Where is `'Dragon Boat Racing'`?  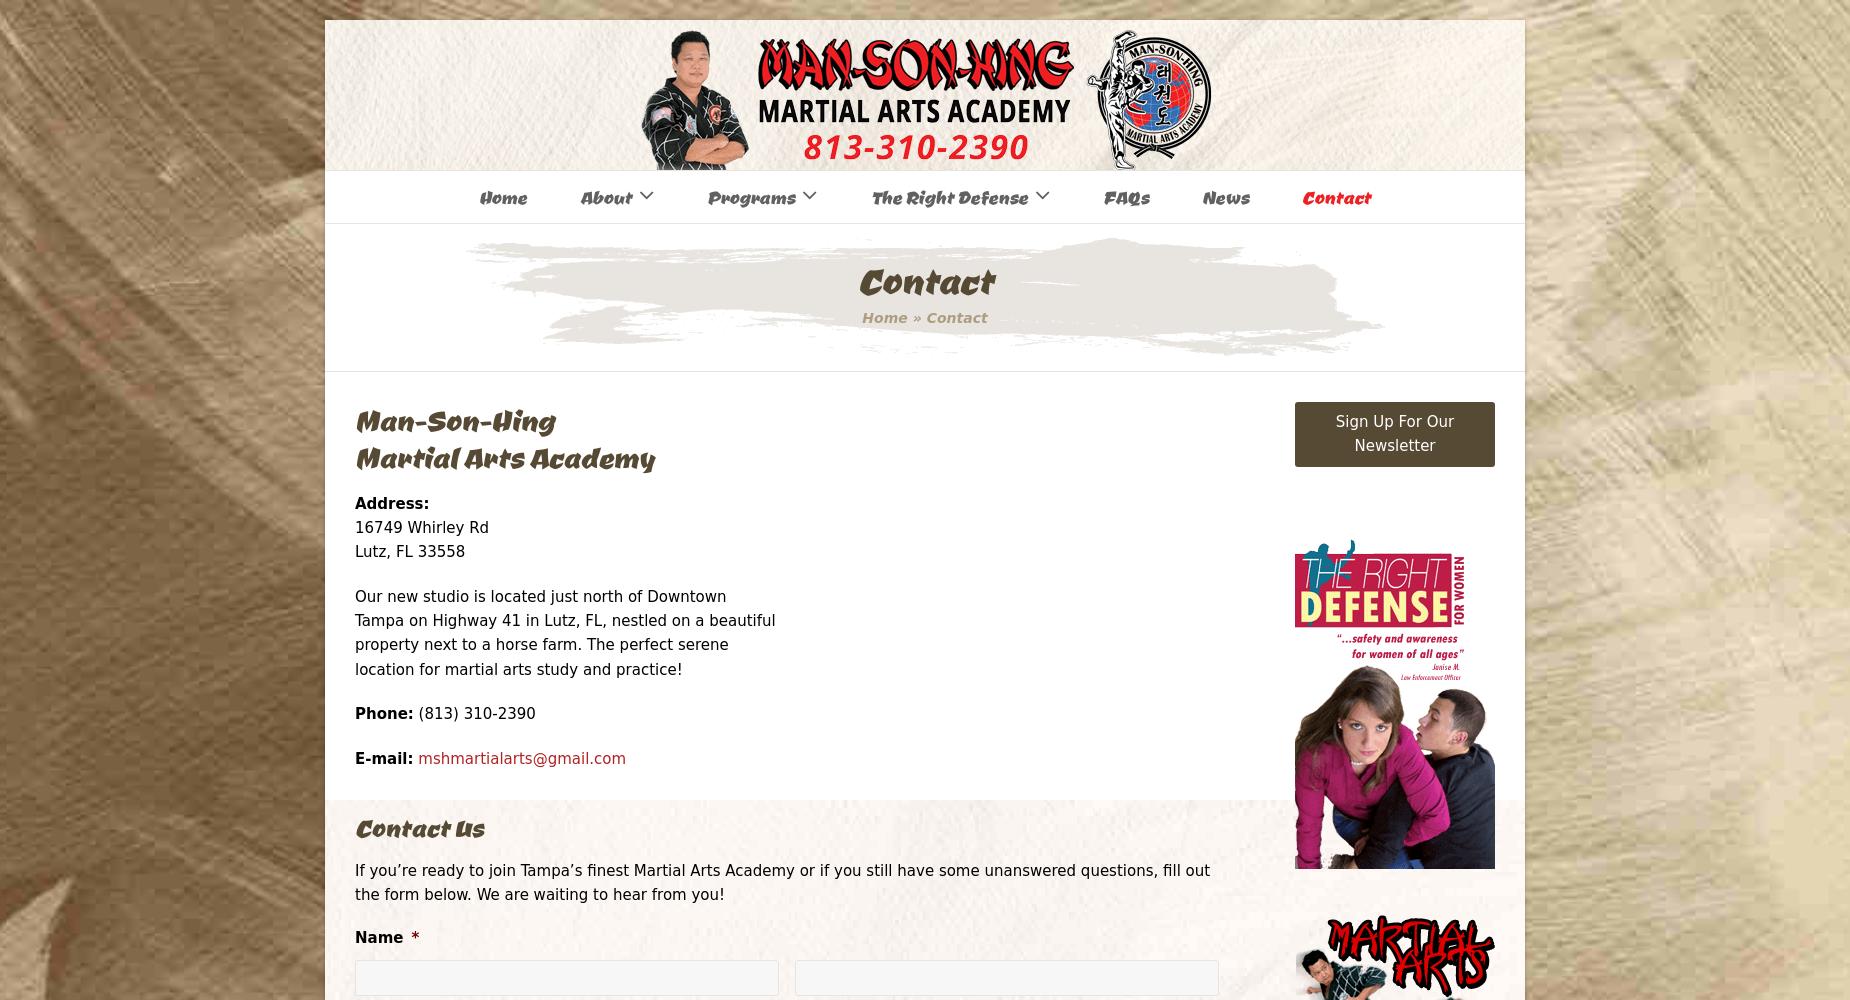 'Dragon Boat Racing' is located at coordinates (782, 509).